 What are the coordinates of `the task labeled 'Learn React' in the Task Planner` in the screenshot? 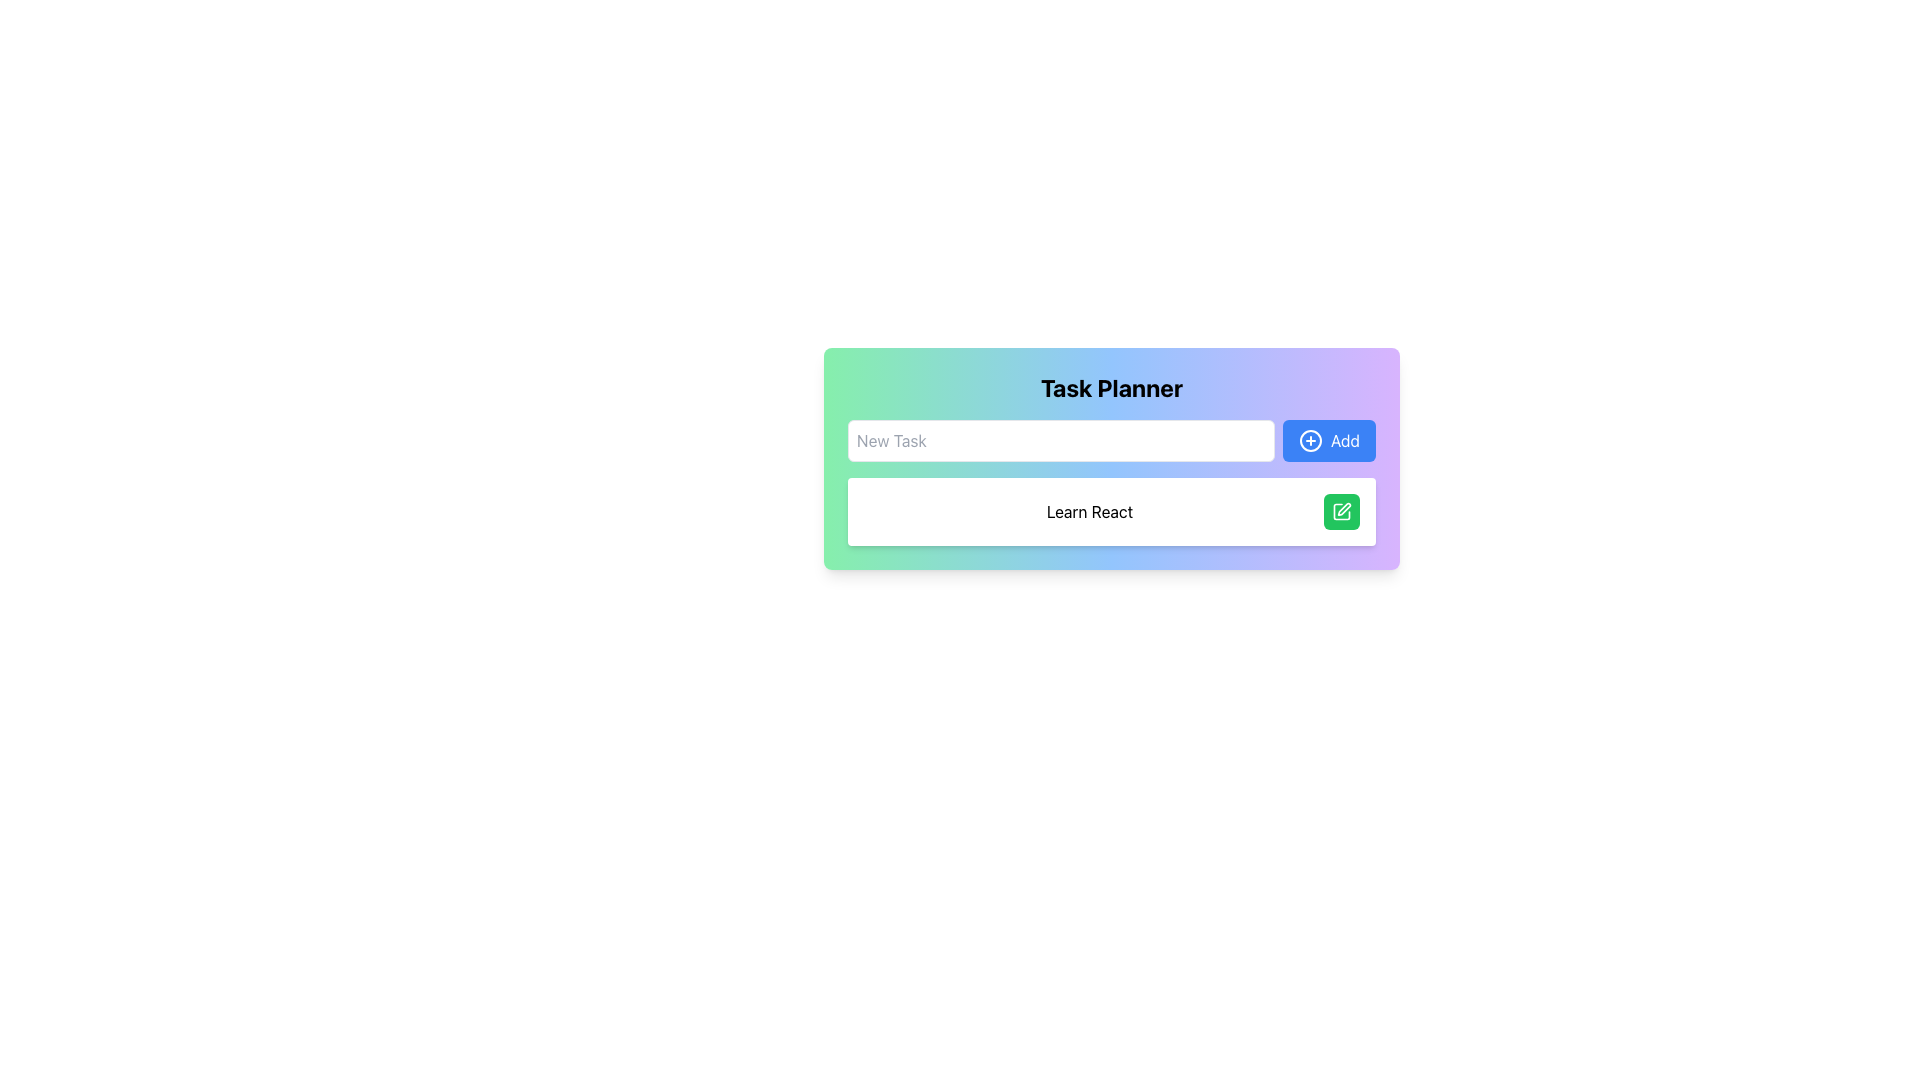 It's located at (1111, 511).